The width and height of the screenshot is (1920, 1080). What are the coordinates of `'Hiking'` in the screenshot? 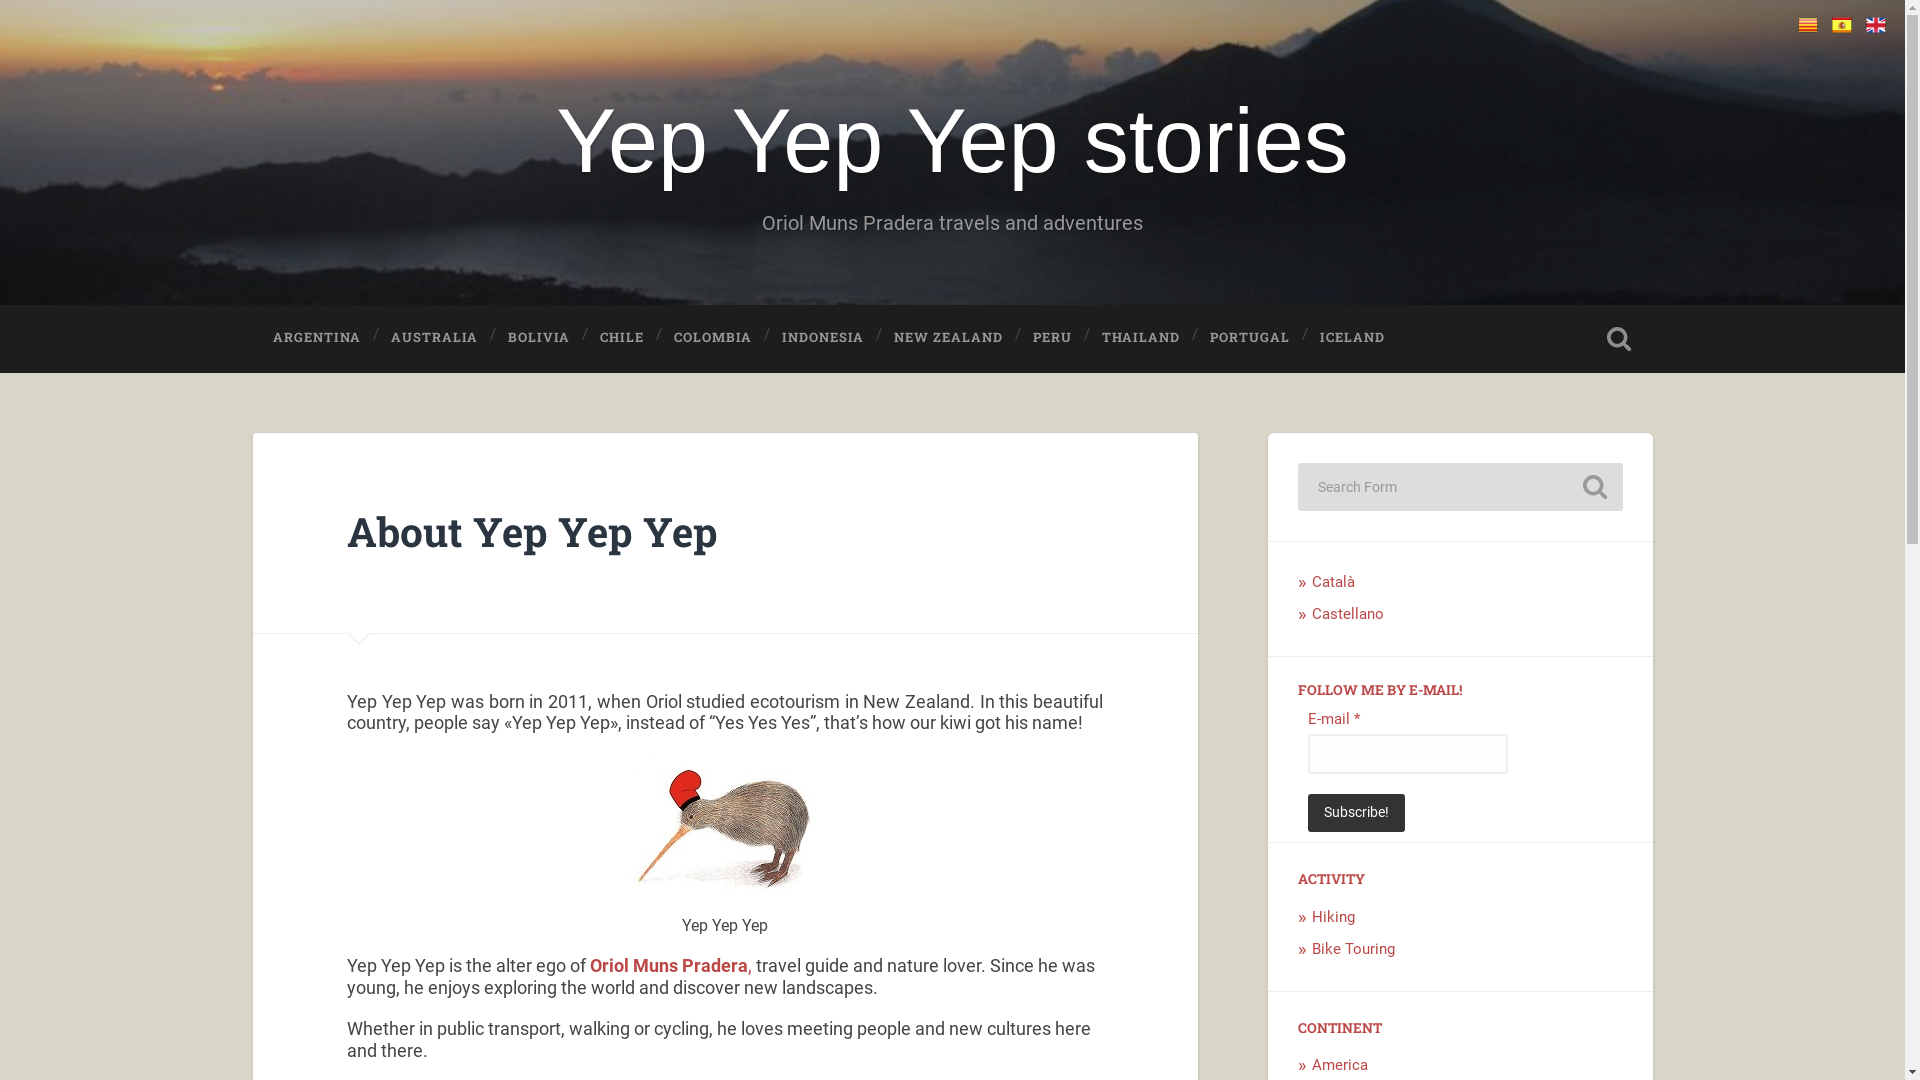 It's located at (1333, 917).